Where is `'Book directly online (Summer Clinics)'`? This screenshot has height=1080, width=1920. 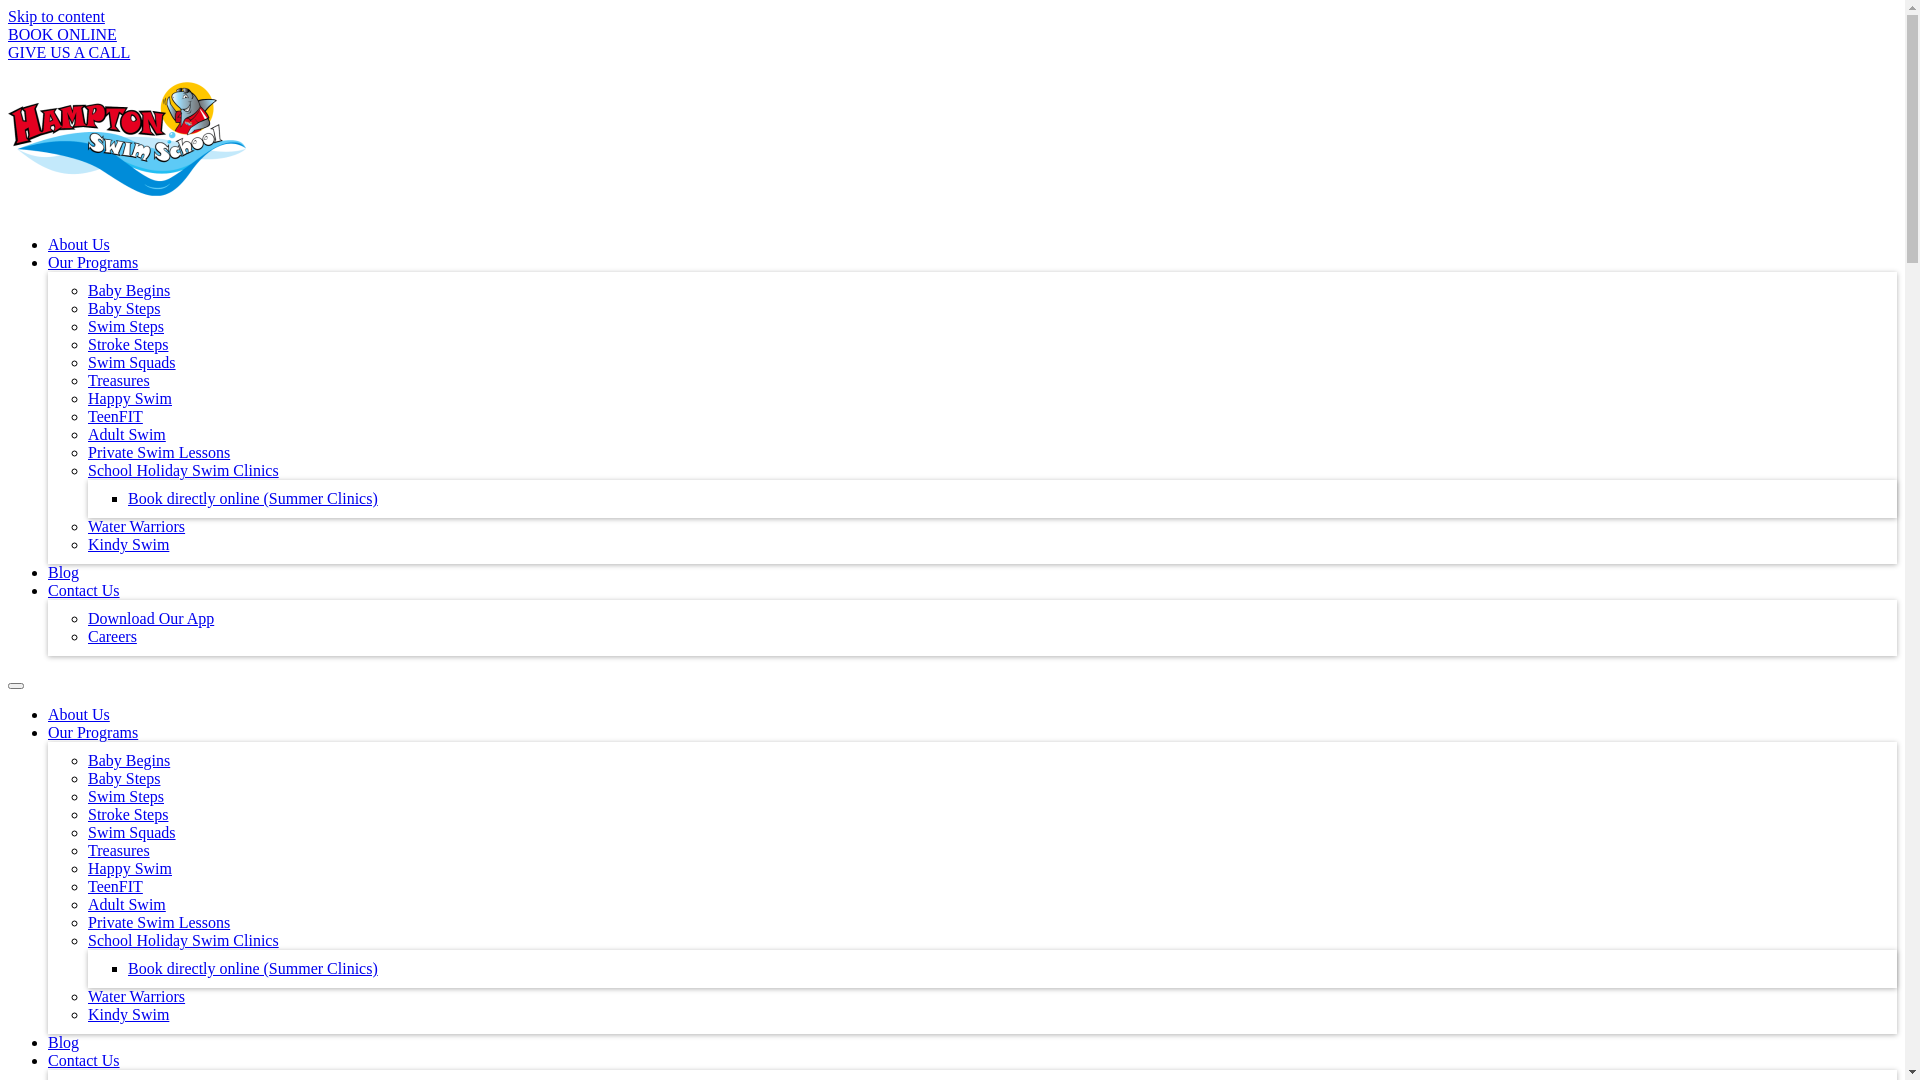 'Book directly online (Summer Clinics)' is located at coordinates (252, 967).